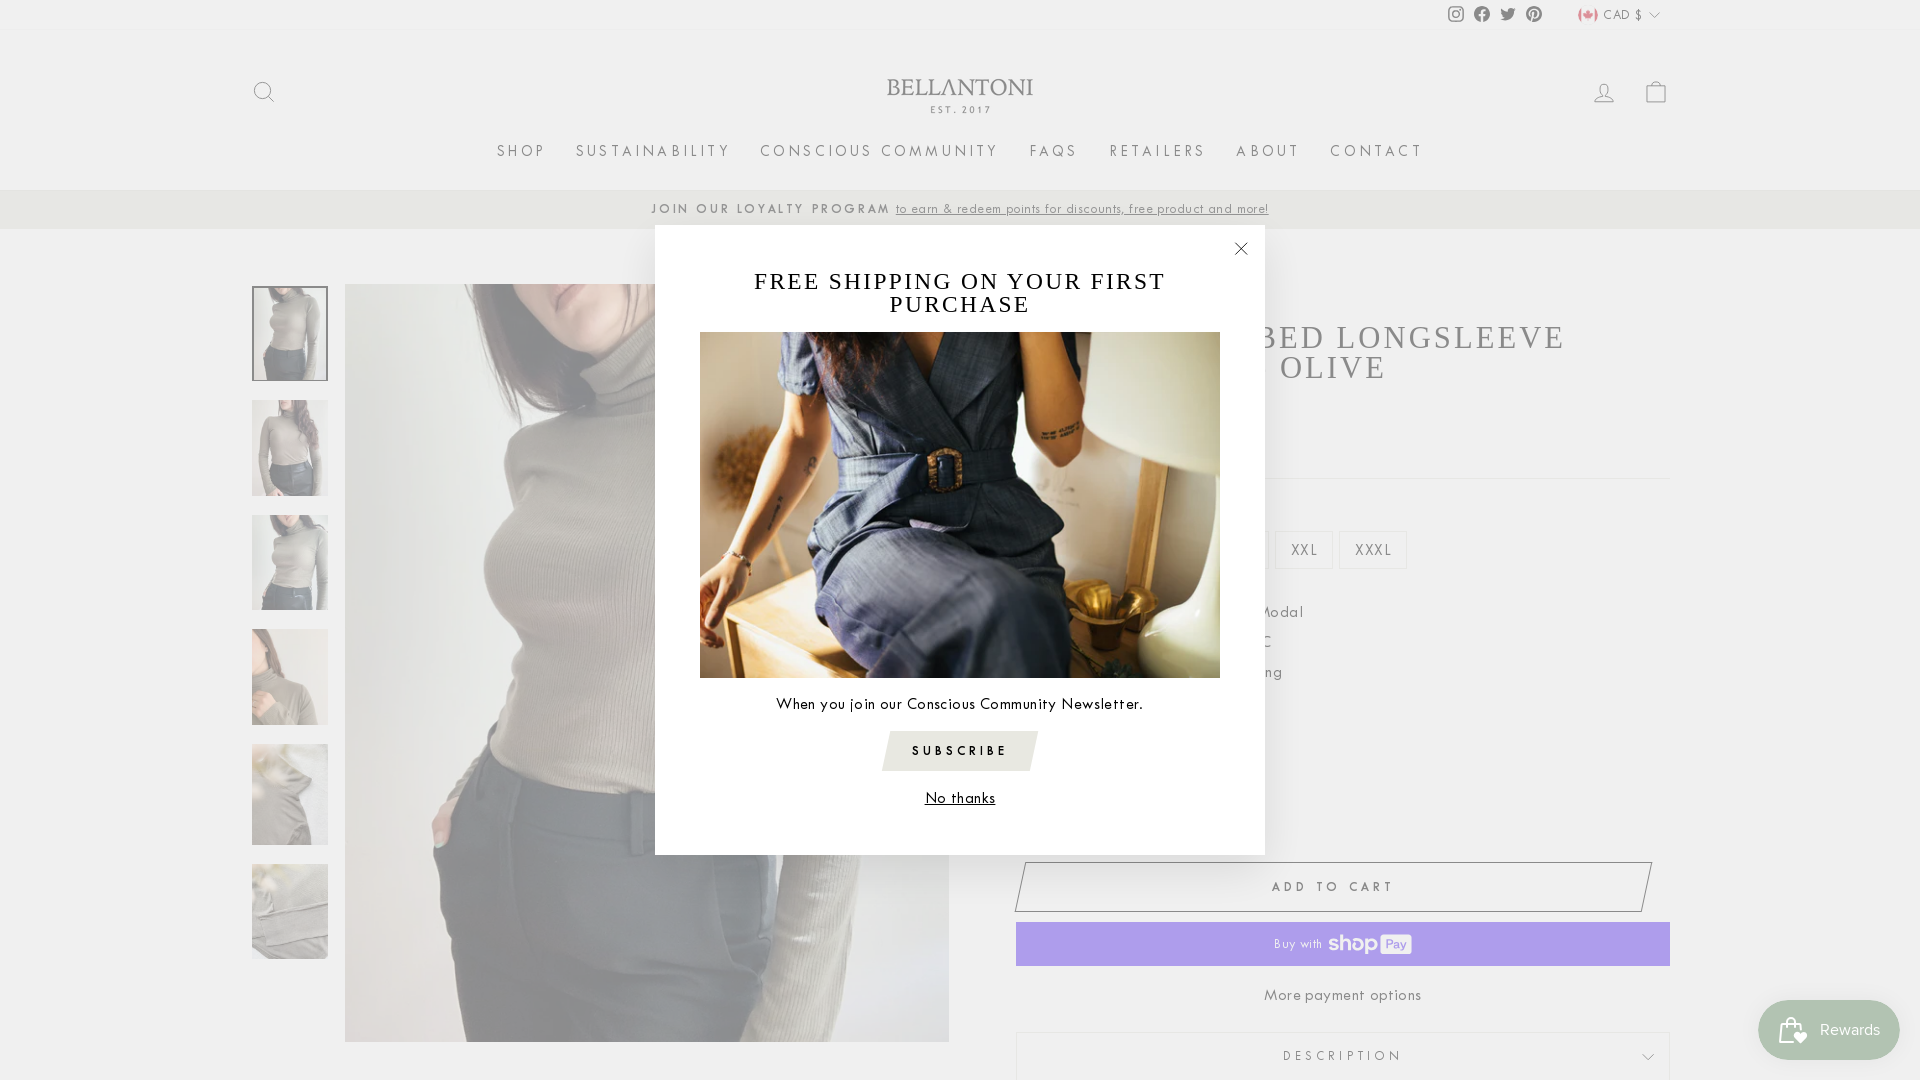  Describe the element at coordinates (1093, 150) in the screenshot. I see `'RETAILERS'` at that location.